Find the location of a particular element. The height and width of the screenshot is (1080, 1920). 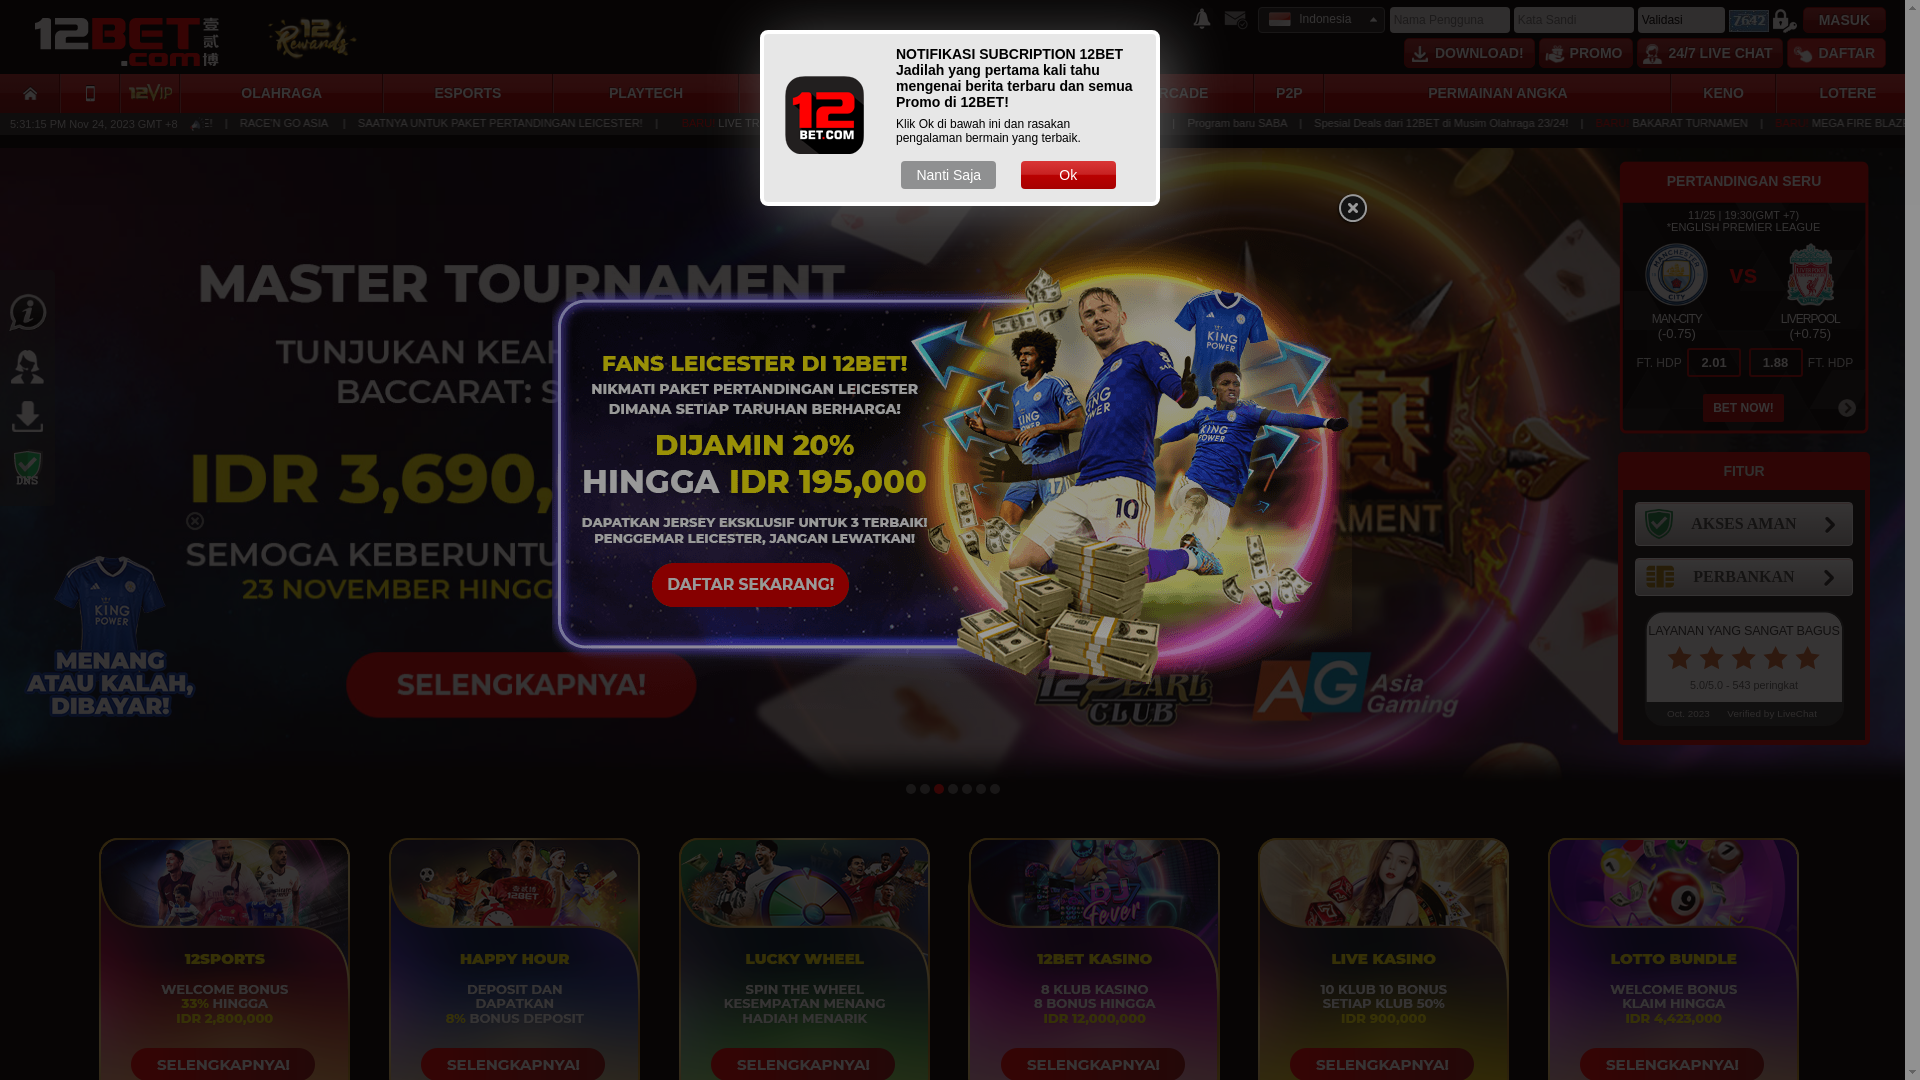

'PERMAINAN ANGKA' is located at coordinates (1497, 93).